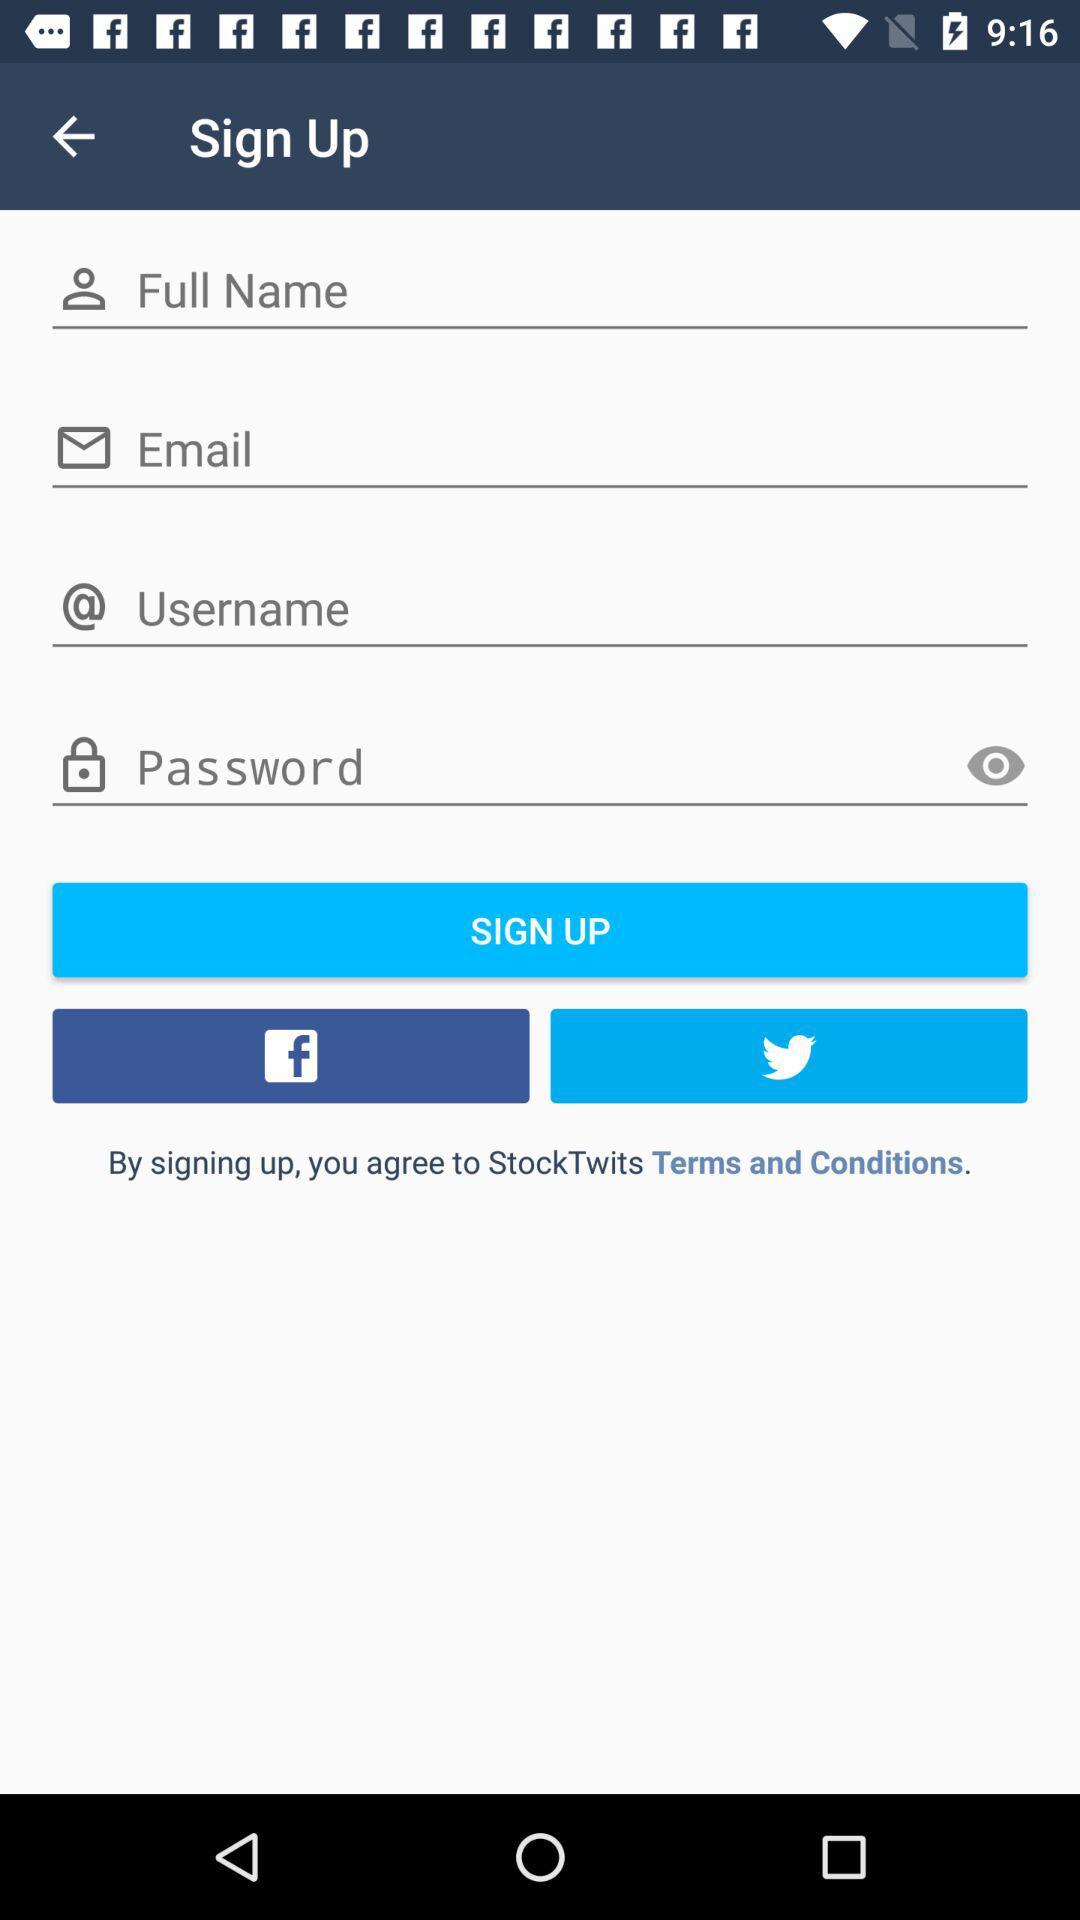 The image size is (1080, 1920). Describe the element at coordinates (72, 135) in the screenshot. I see `item to the left of sign up` at that location.